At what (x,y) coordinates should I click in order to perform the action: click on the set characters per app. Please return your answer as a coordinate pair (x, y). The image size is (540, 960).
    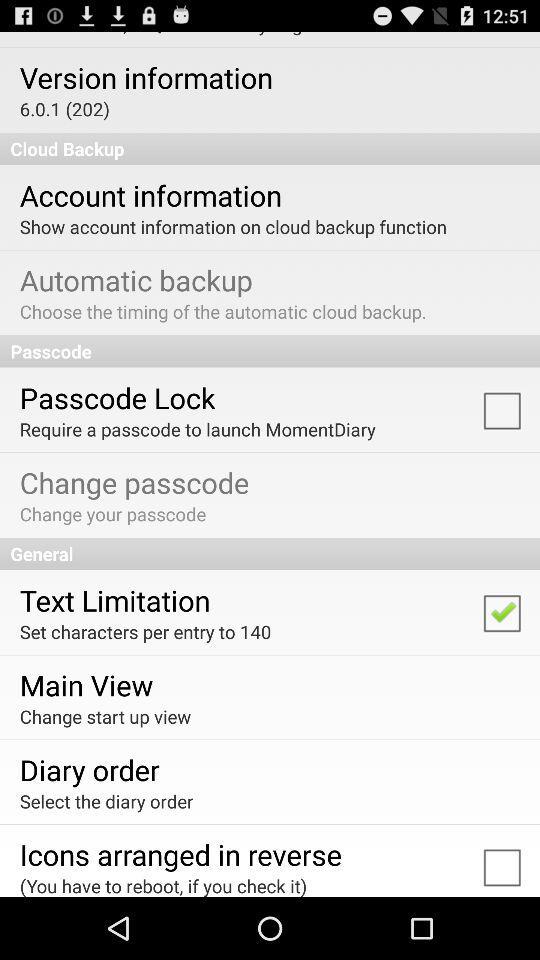
    Looking at the image, I should click on (144, 630).